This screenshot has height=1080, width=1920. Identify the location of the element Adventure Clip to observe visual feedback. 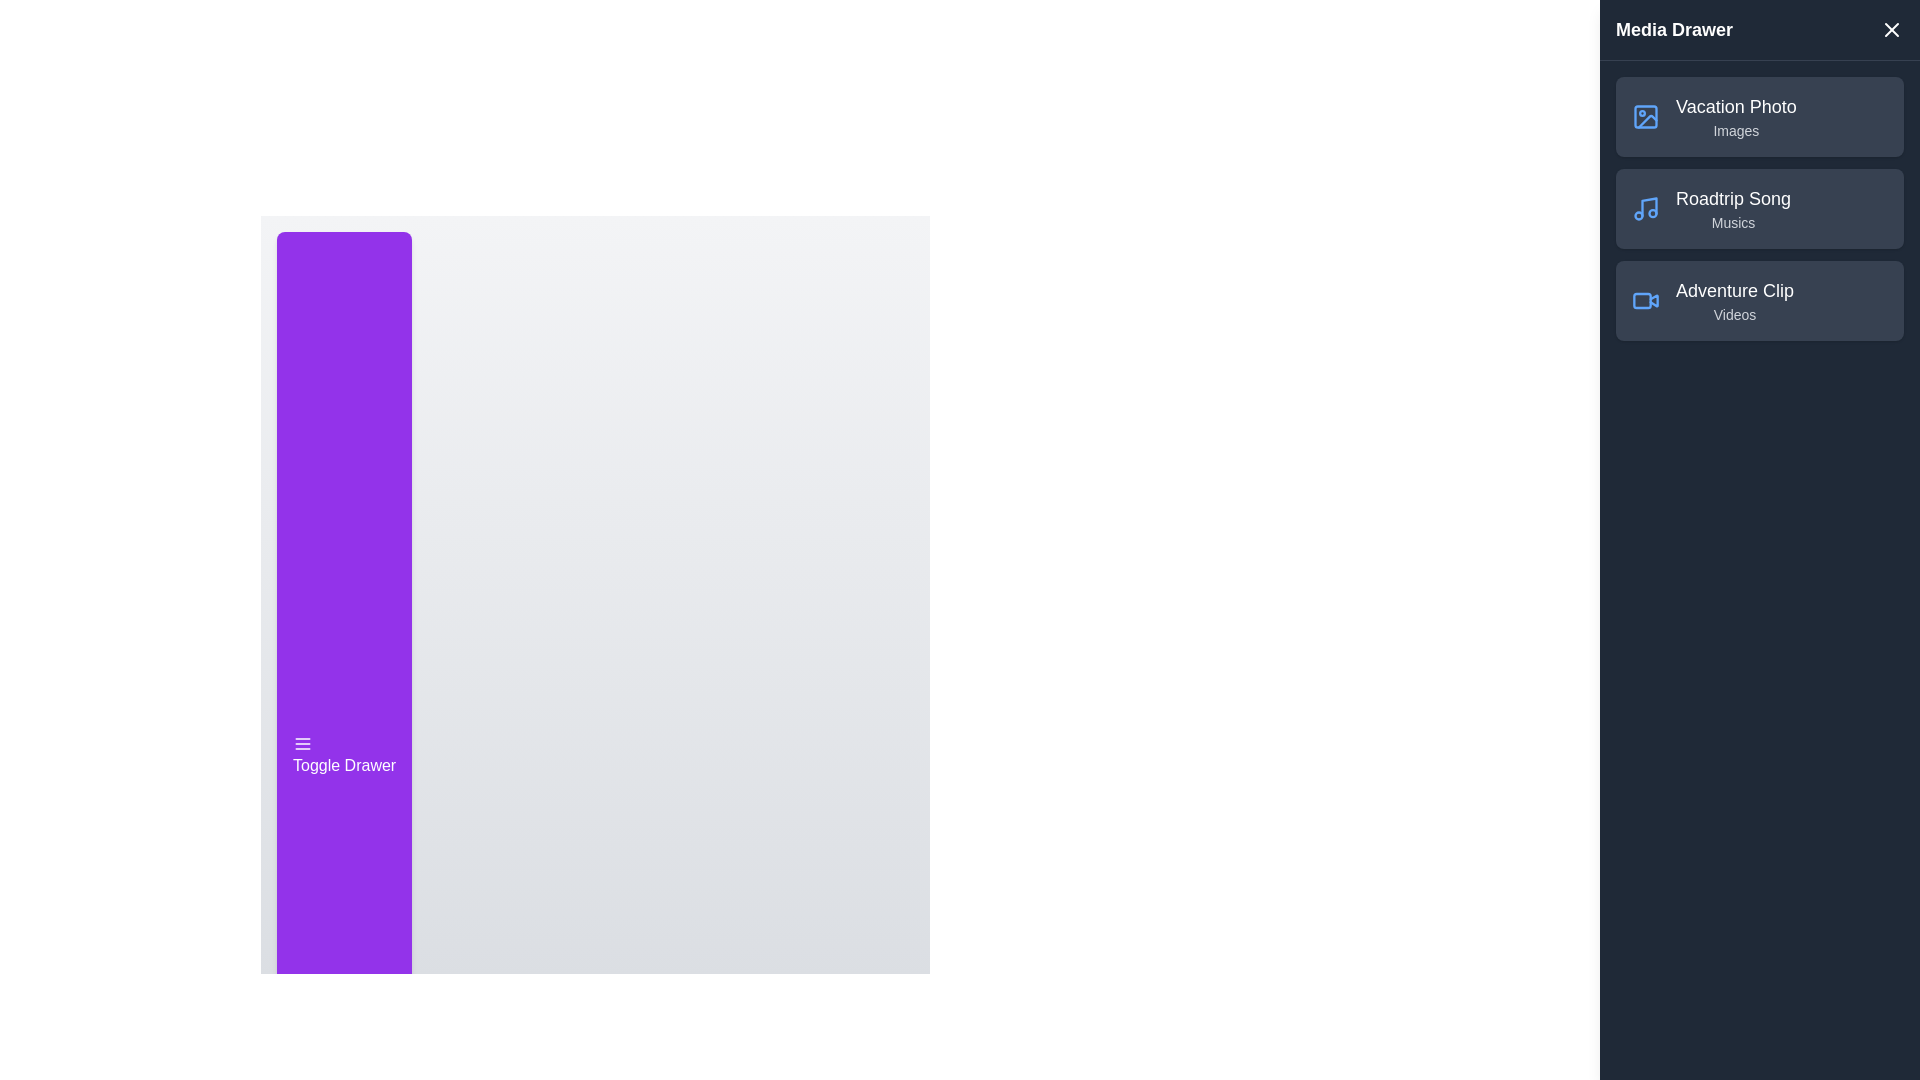
(1646, 300).